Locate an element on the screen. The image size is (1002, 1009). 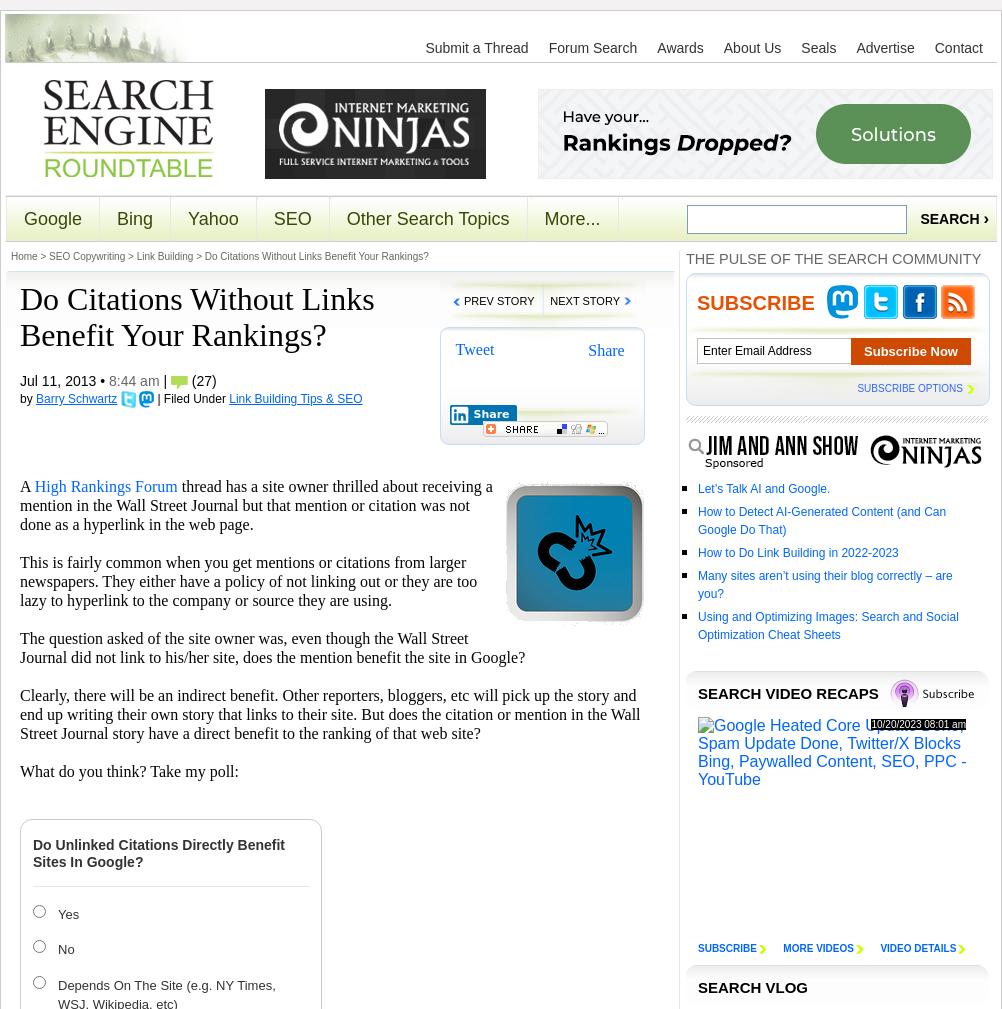
'10/20/2023 08:01 am' is located at coordinates (918, 724).